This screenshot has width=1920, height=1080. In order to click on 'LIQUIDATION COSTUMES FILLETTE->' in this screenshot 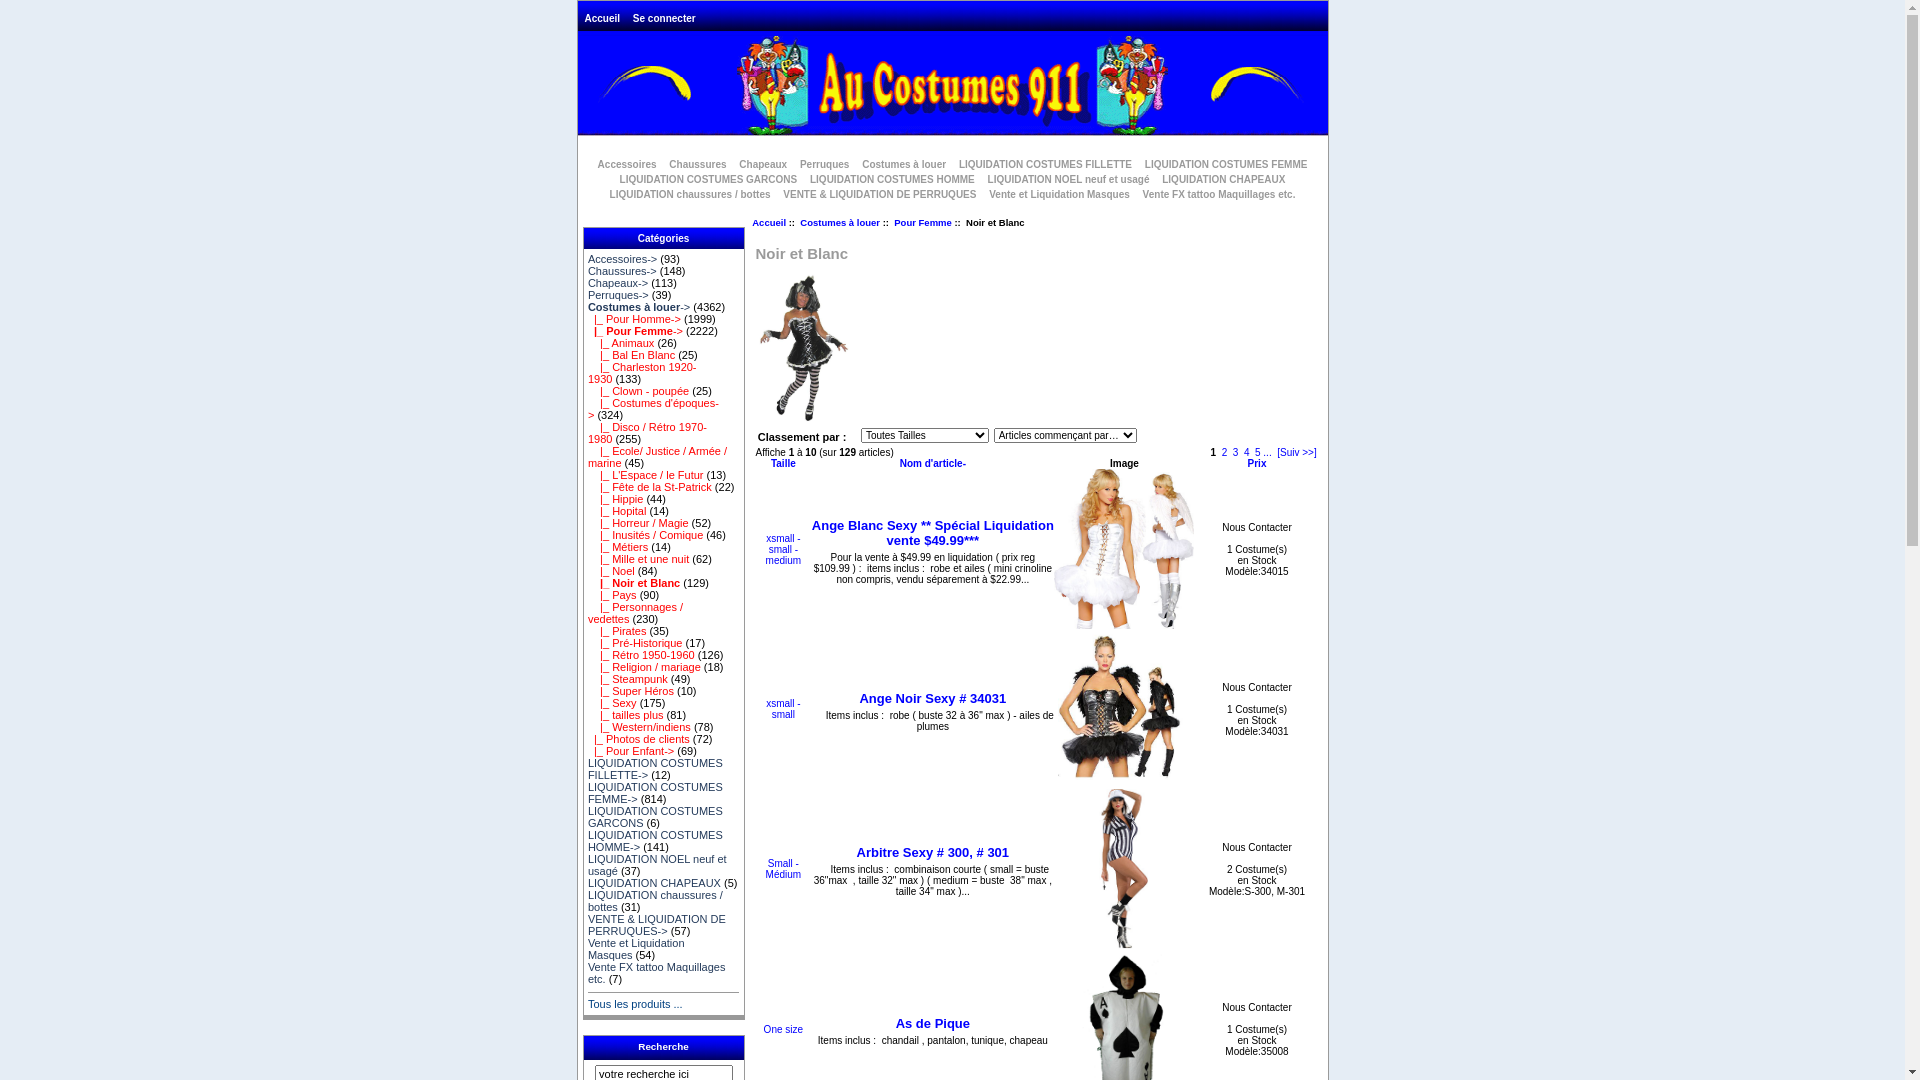, I will do `click(587, 767)`.